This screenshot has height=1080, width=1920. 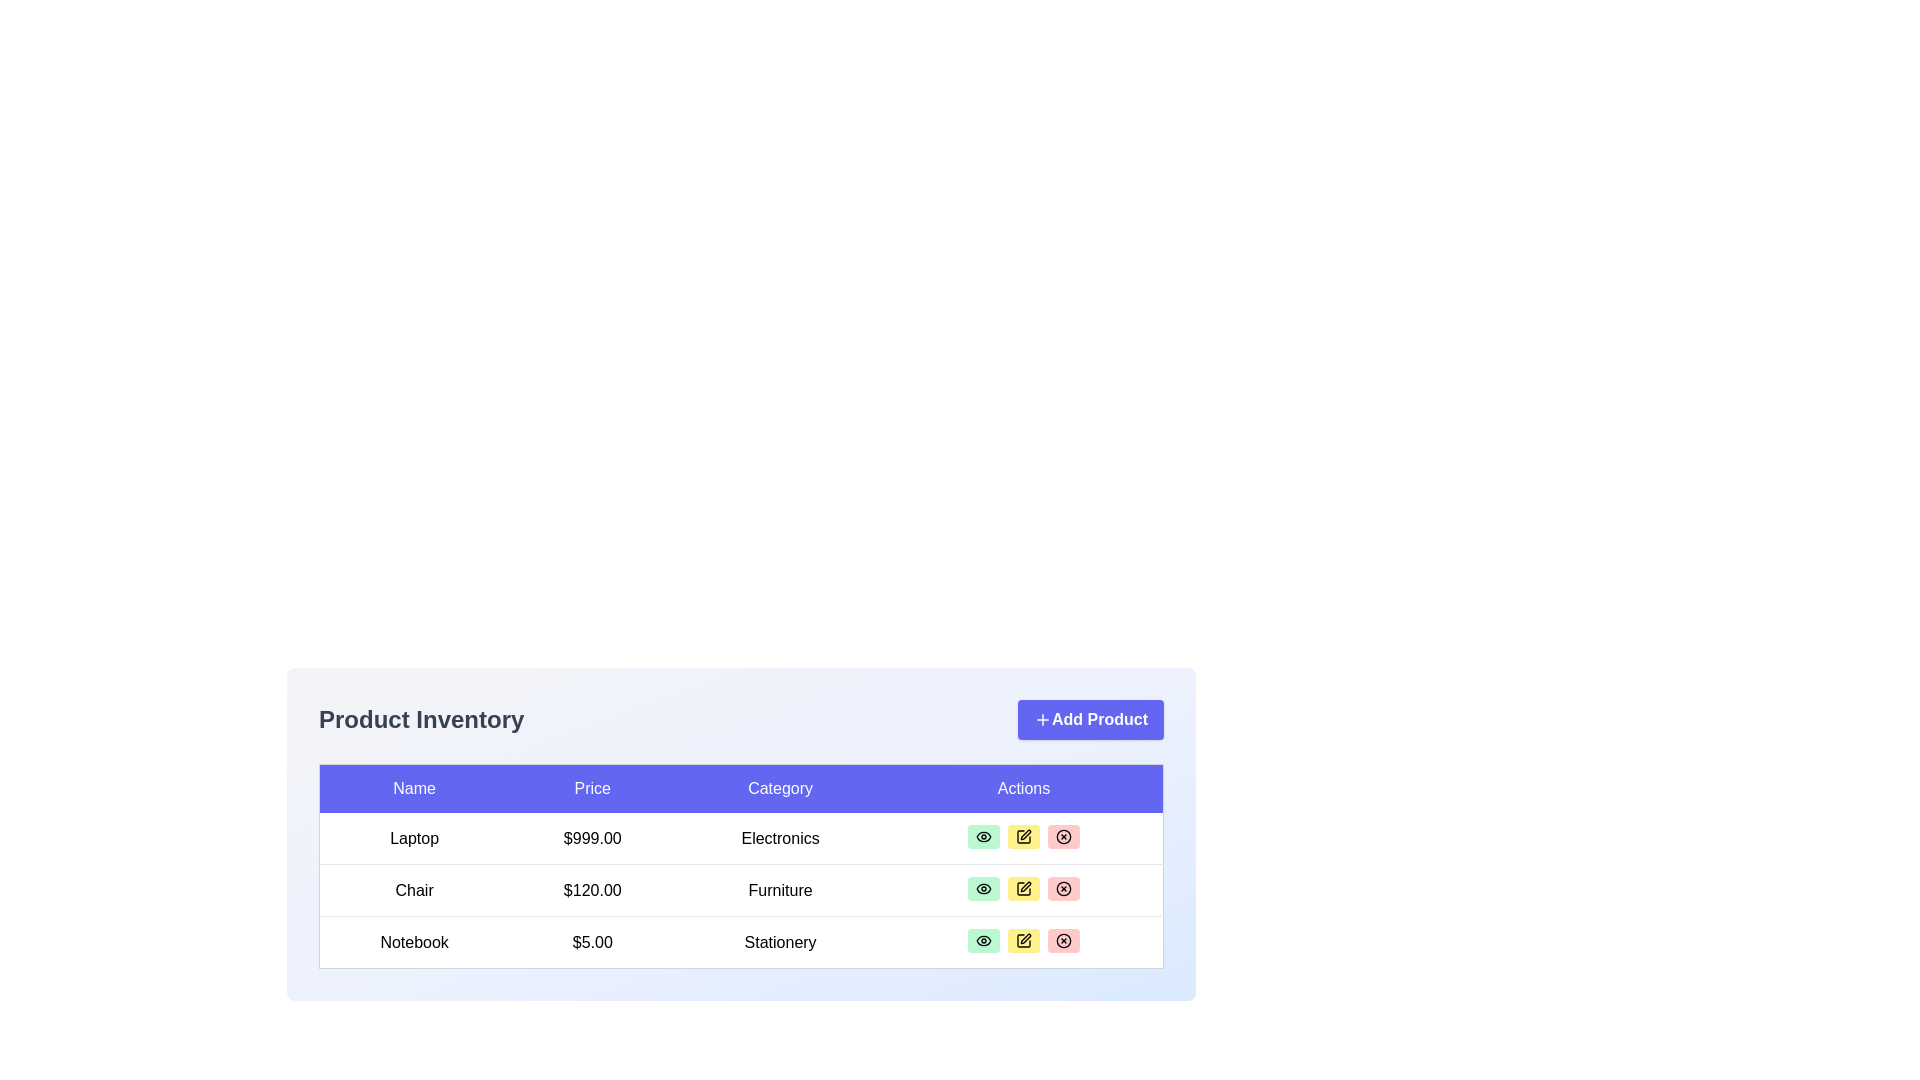 I want to click on the plus icon located to the left of the 'Add Product' button, which is situated in the top-right of the user interface, so click(x=1041, y=720).